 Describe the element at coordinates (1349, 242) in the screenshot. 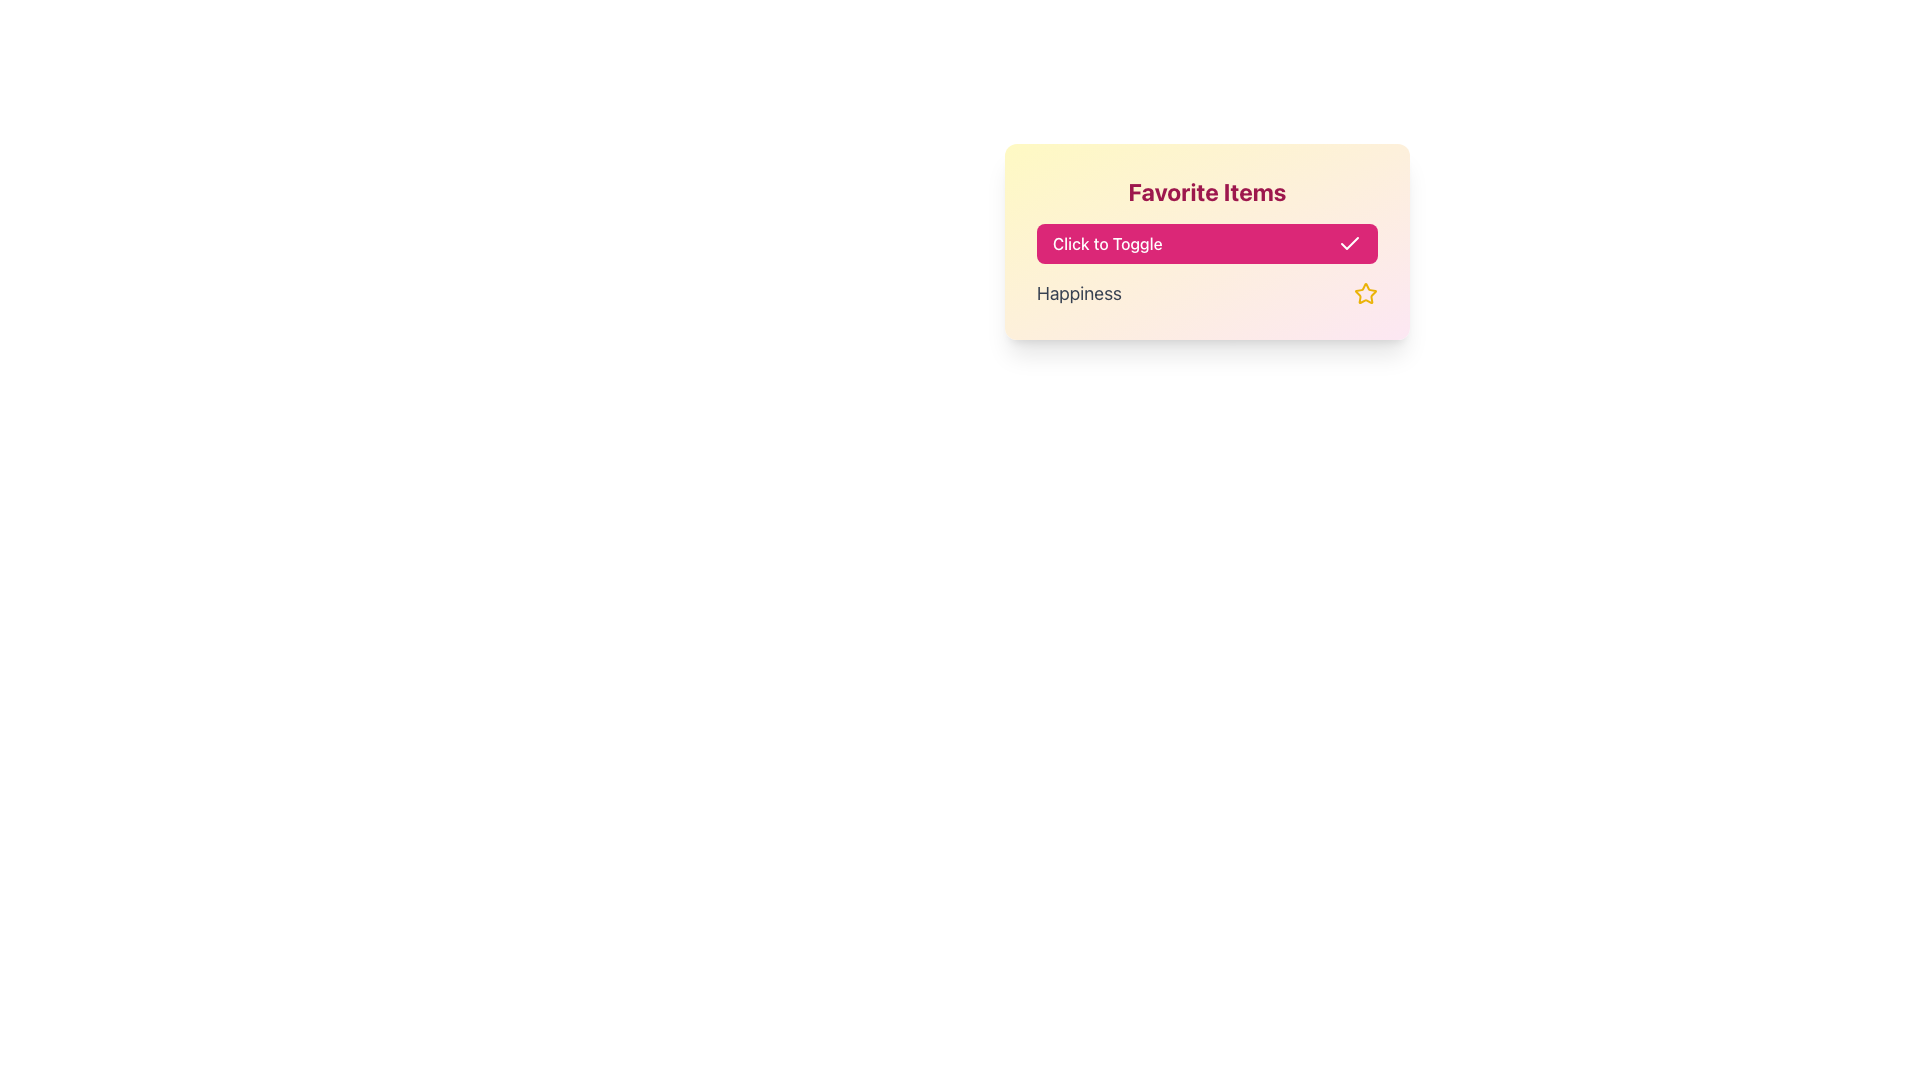

I see `the confirmation icon located to the right of the 'Click` at that location.